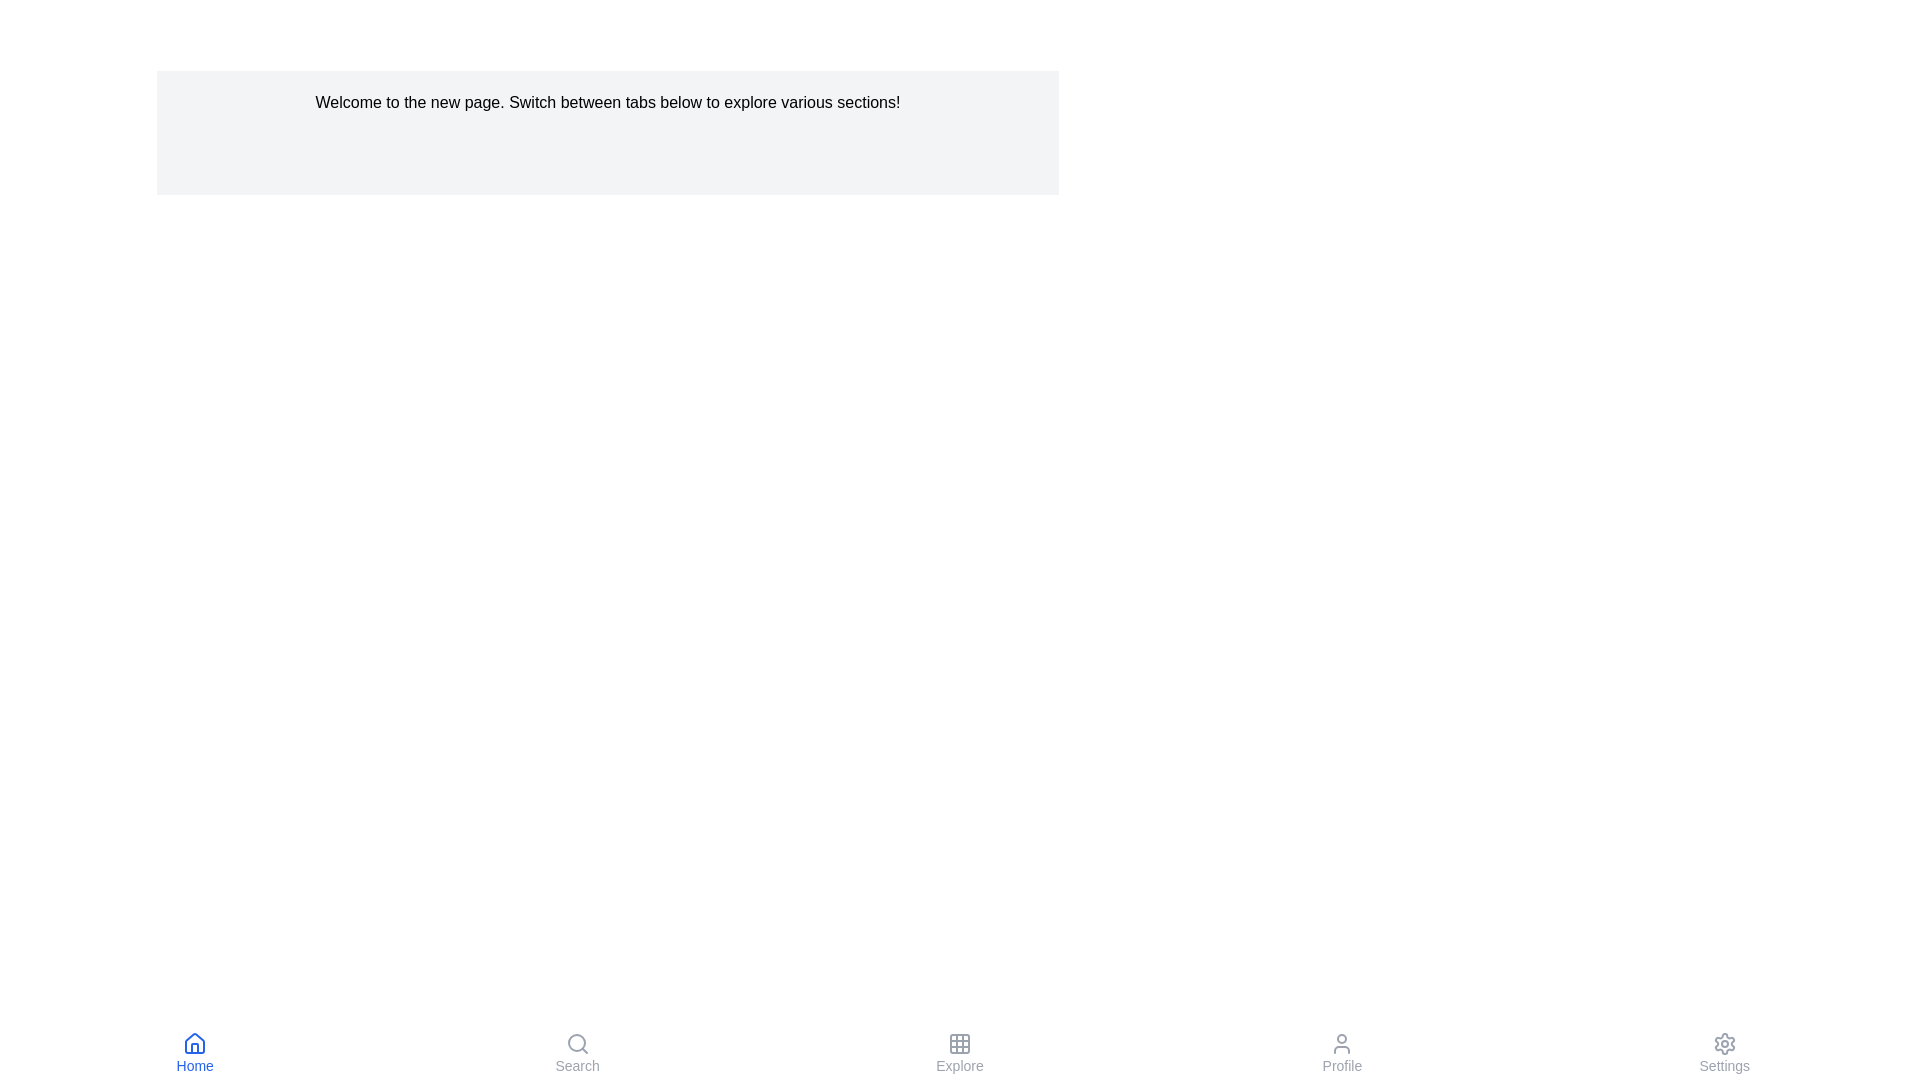 This screenshot has height=1080, width=1920. I want to click on the 'Home' icon in the bottom navigation bar, so click(195, 1043).